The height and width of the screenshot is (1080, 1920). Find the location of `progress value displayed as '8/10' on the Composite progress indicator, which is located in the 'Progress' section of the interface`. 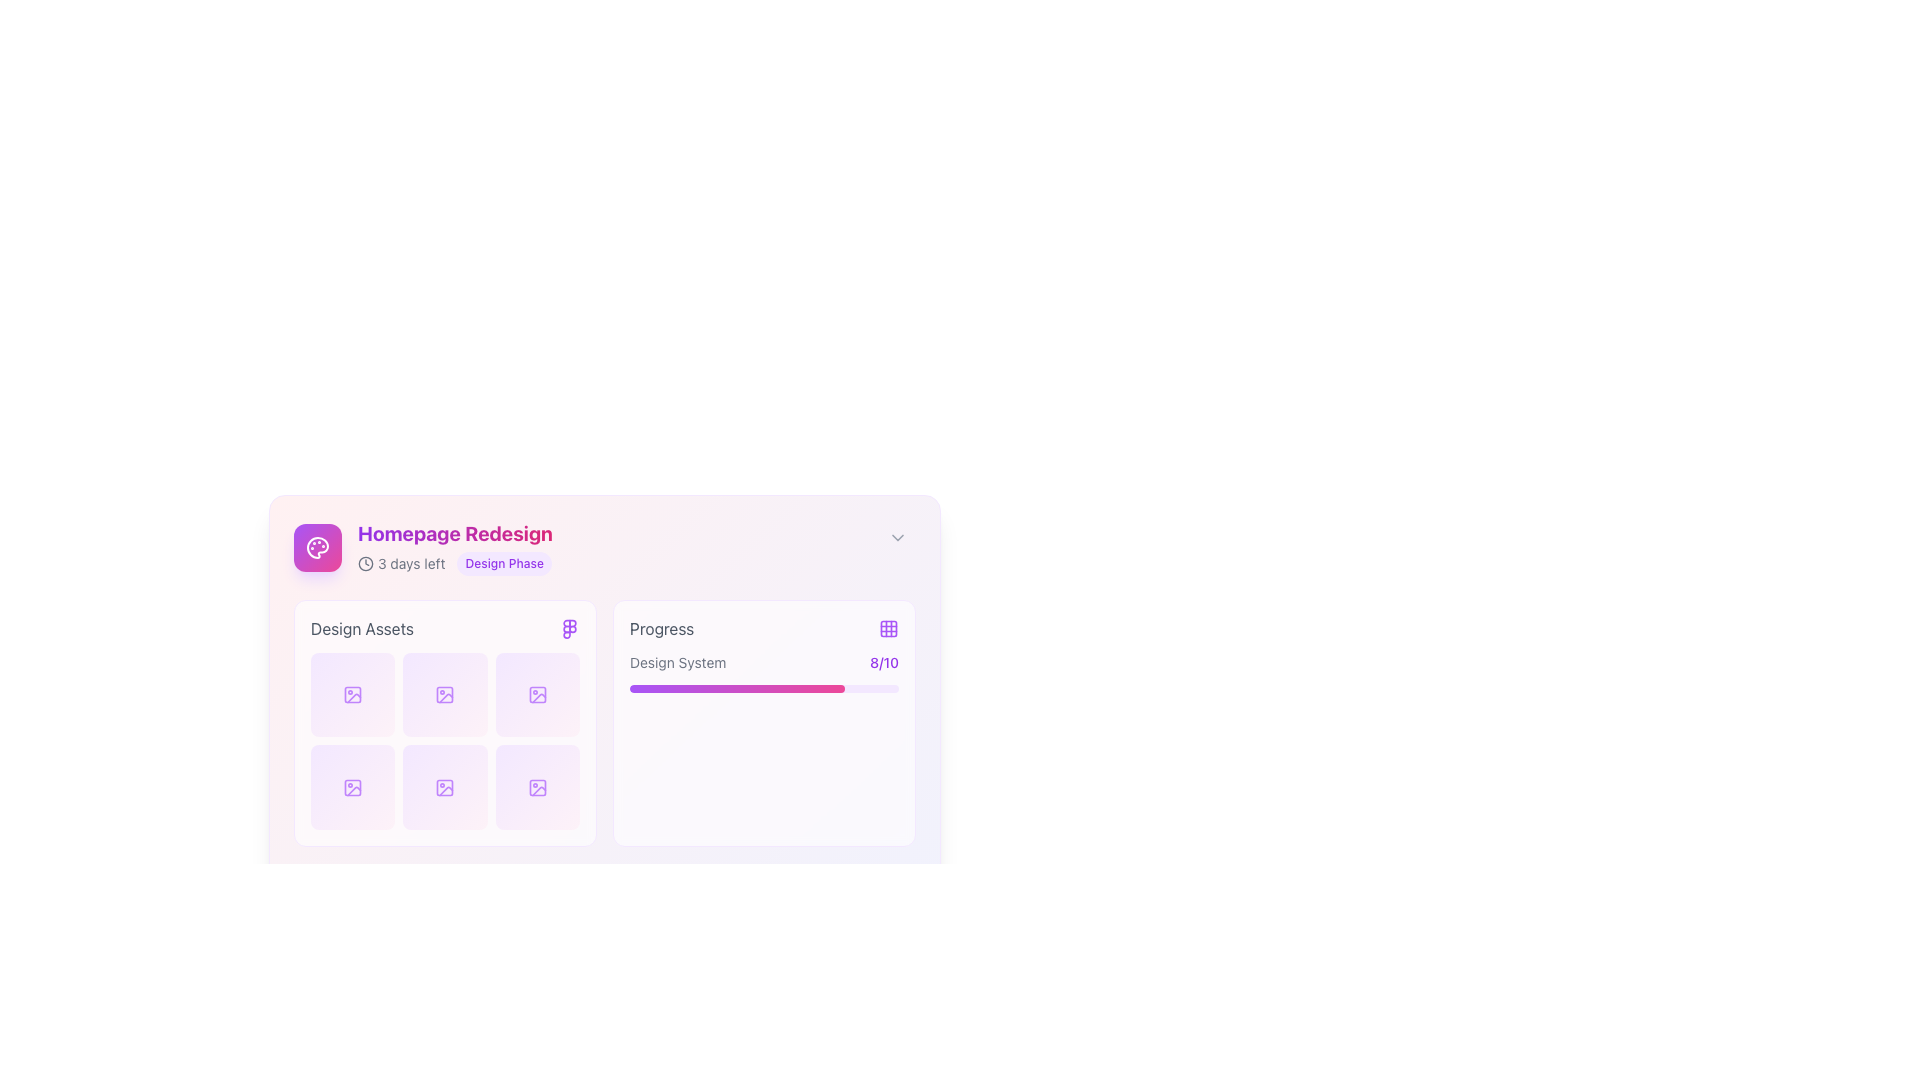

progress value displayed as '8/10' on the Composite progress indicator, which is located in the 'Progress' section of the interface is located at coordinates (763, 672).